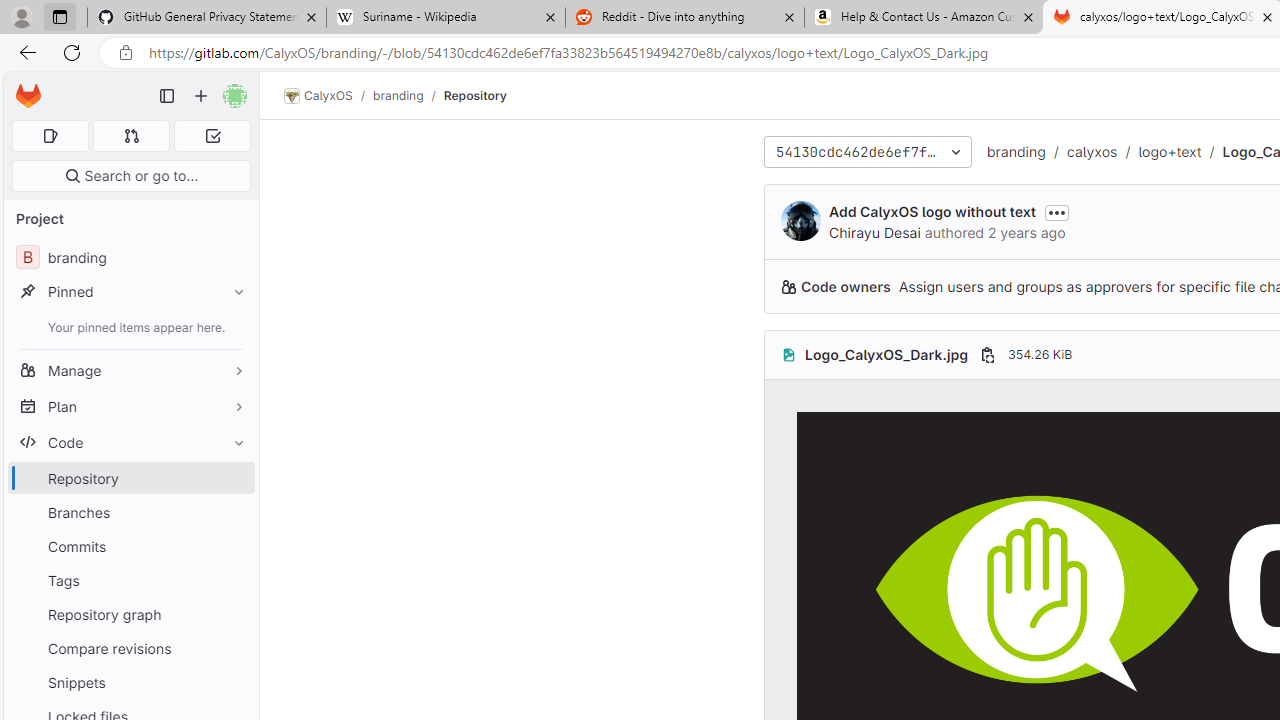  Describe the element at coordinates (130, 291) in the screenshot. I see `'Pinned'` at that location.